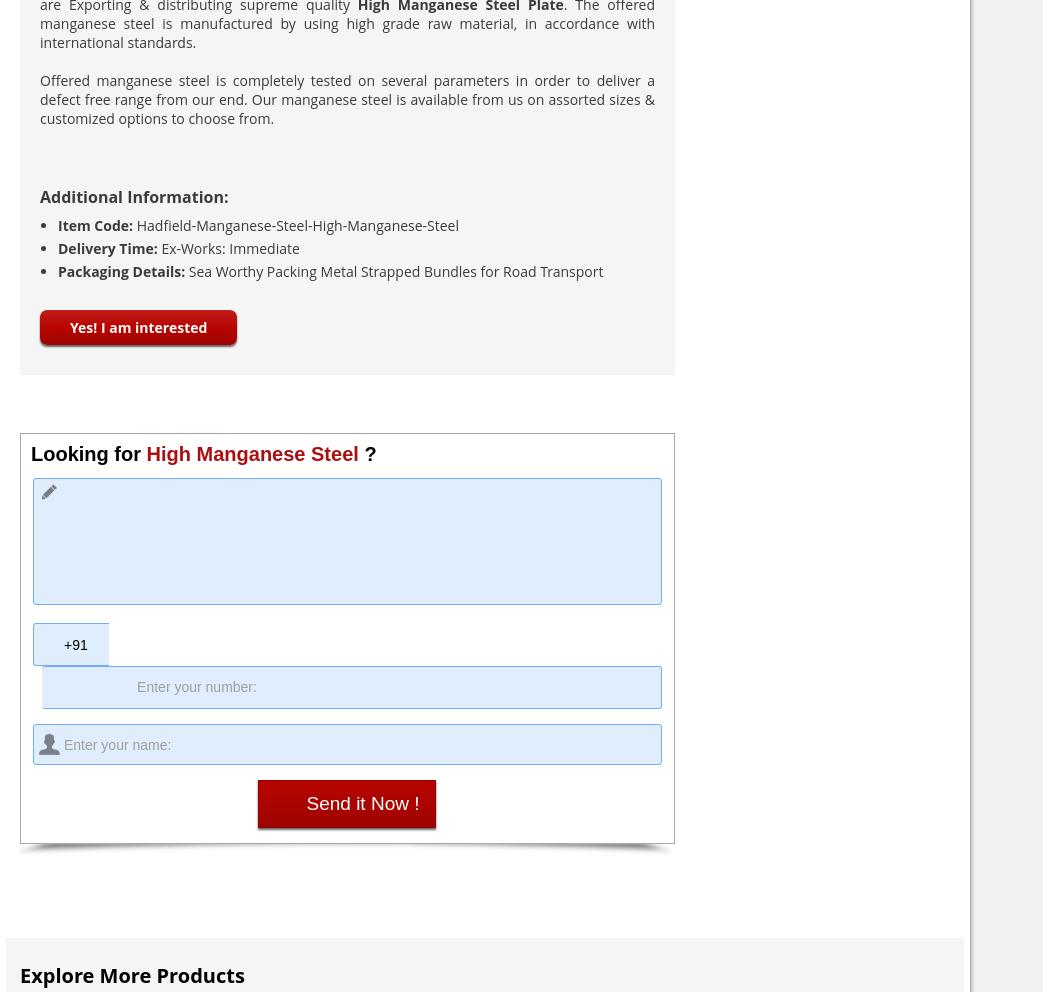 This screenshot has height=992, width=1043. What do you see at coordinates (109, 248) in the screenshot?
I see `'Delivery Time:'` at bounding box center [109, 248].